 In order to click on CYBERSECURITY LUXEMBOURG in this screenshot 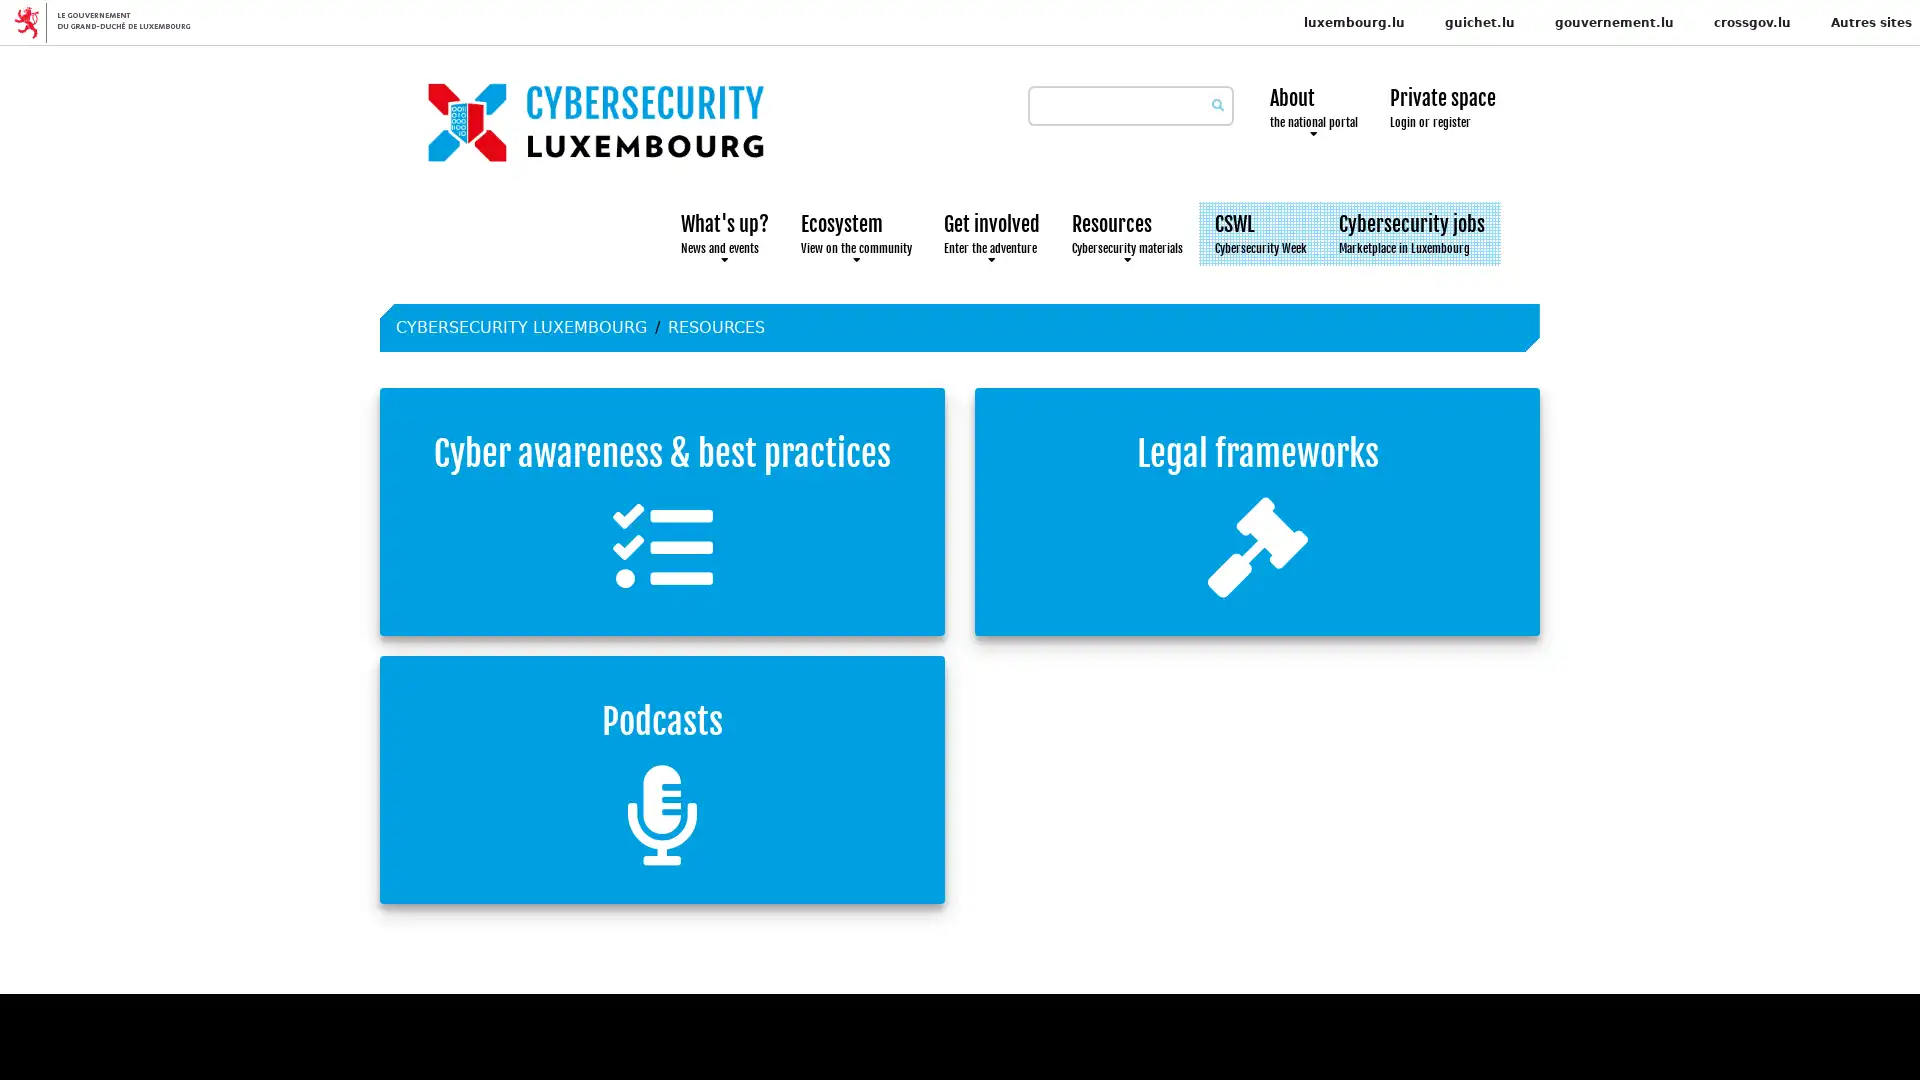, I will do `click(521, 326)`.